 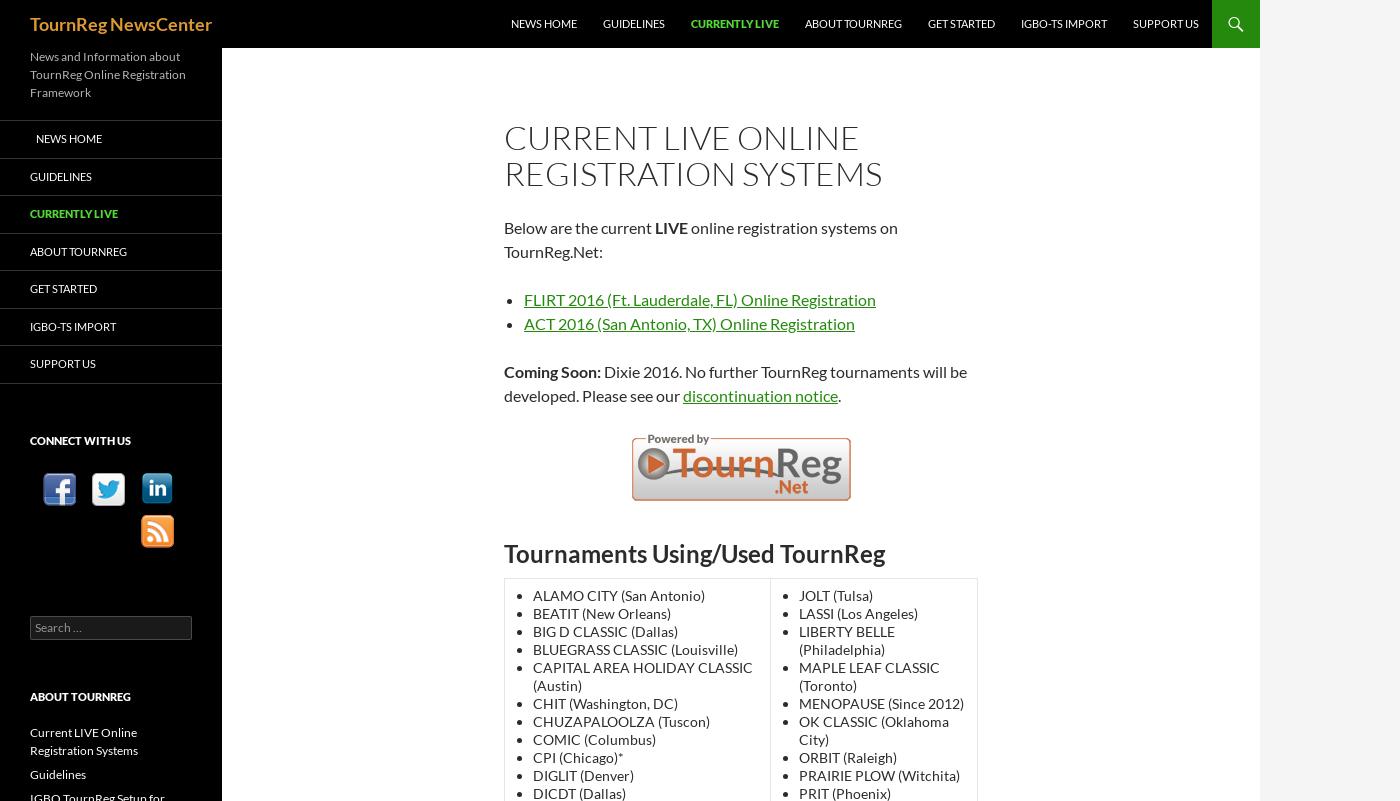 I want to click on 'JOLT (Tulsa)', so click(x=797, y=595).